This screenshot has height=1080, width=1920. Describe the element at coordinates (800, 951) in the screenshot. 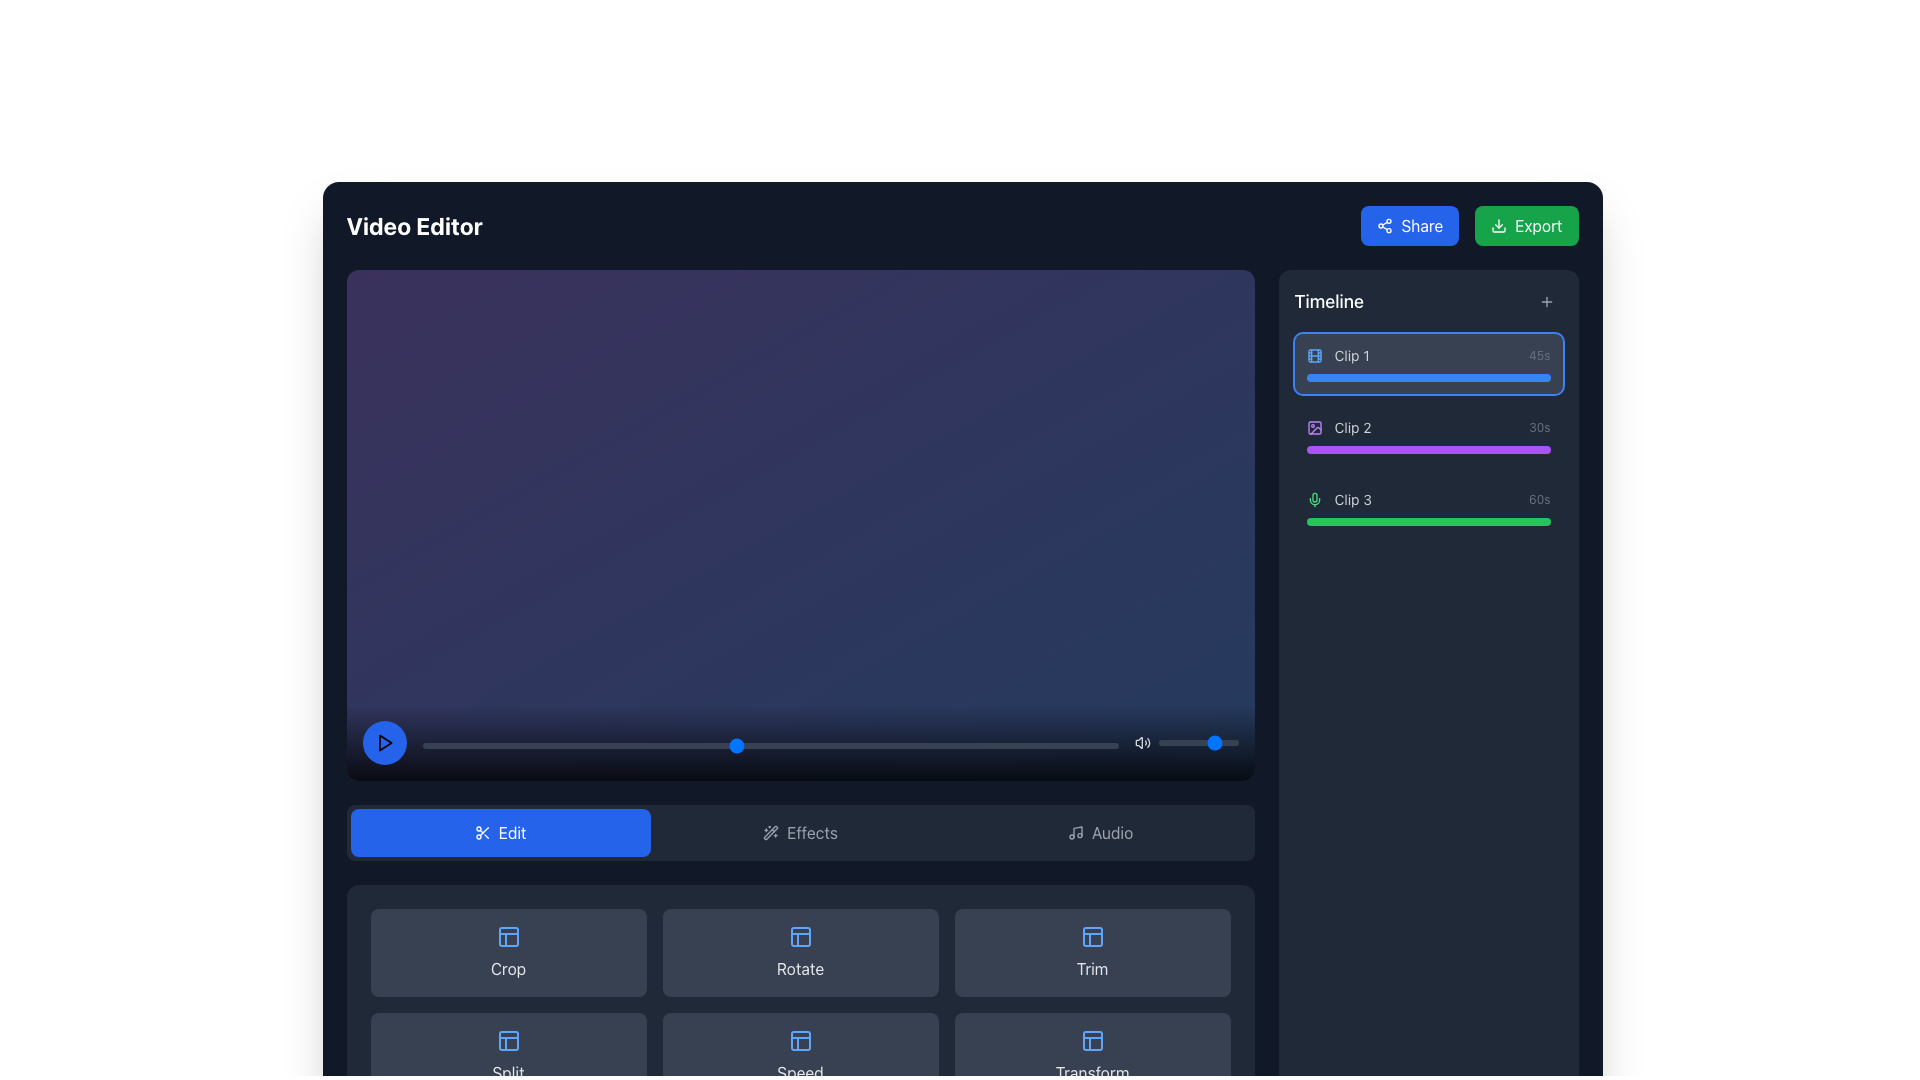

I see `the rotate button located in the top row, second column of the button grid to observe any visual feedback` at that location.